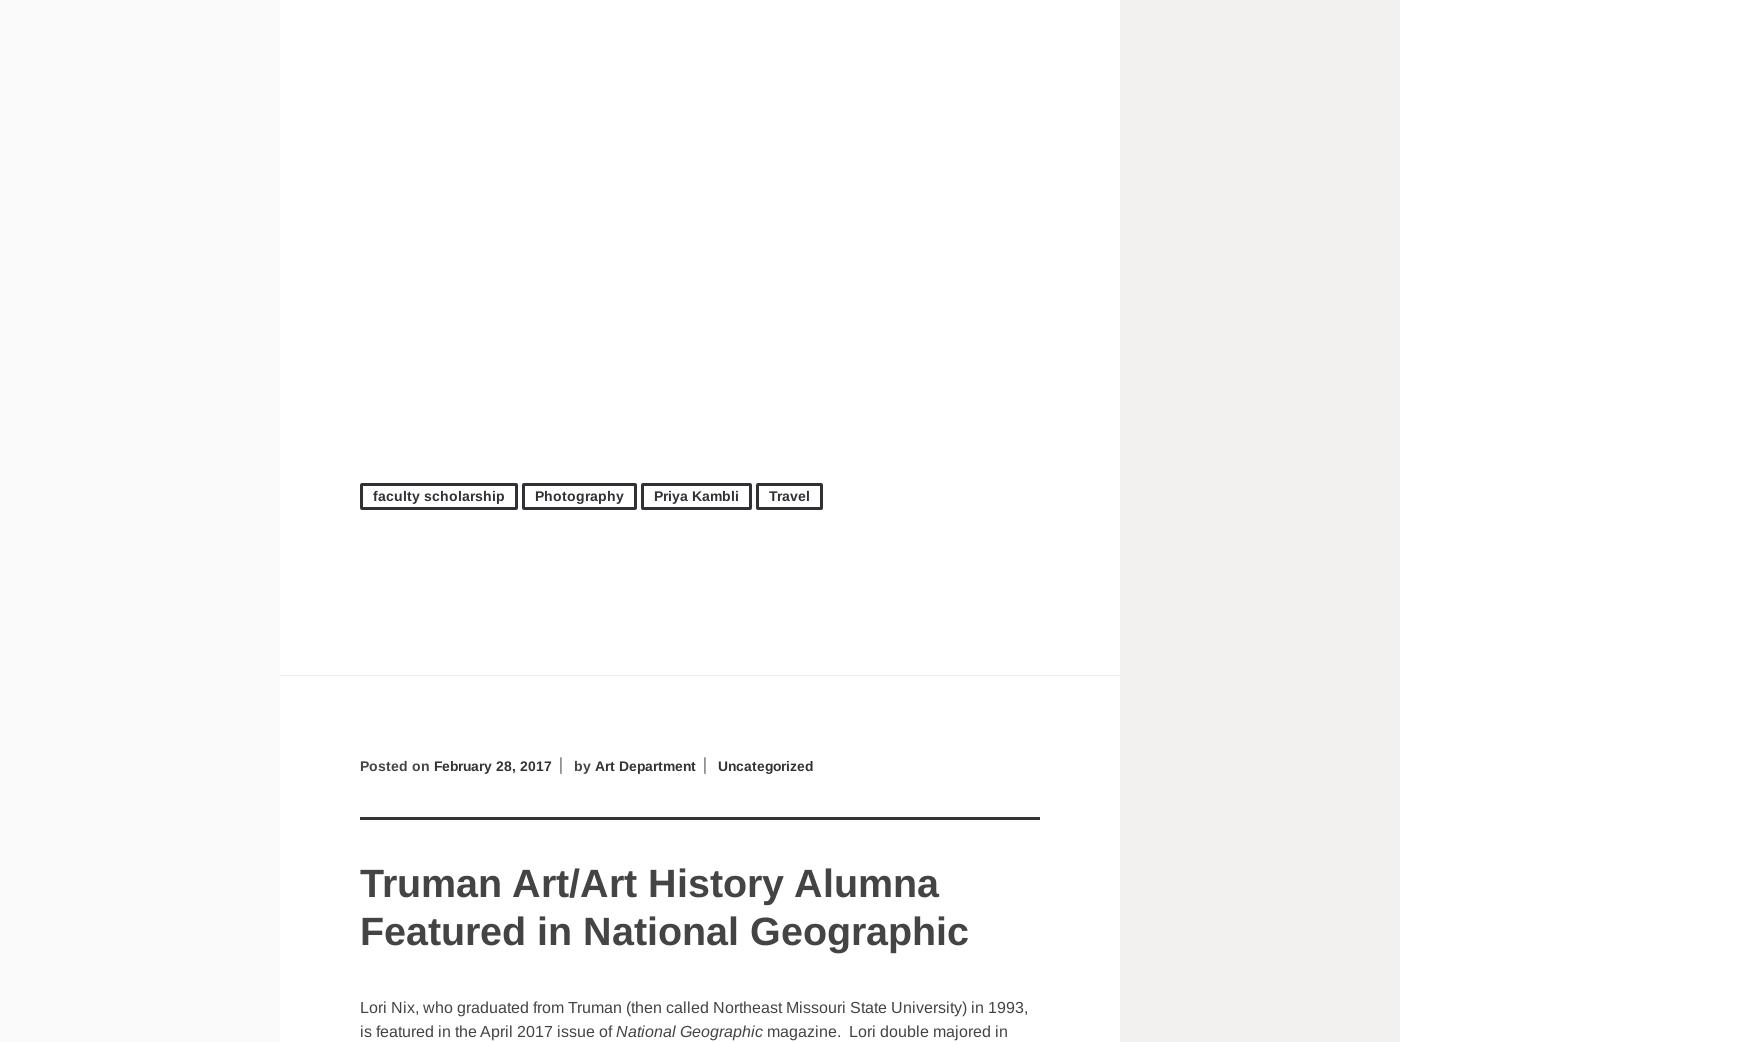  What do you see at coordinates (396, 764) in the screenshot?
I see `'Posted on'` at bounding box center [396, 764].